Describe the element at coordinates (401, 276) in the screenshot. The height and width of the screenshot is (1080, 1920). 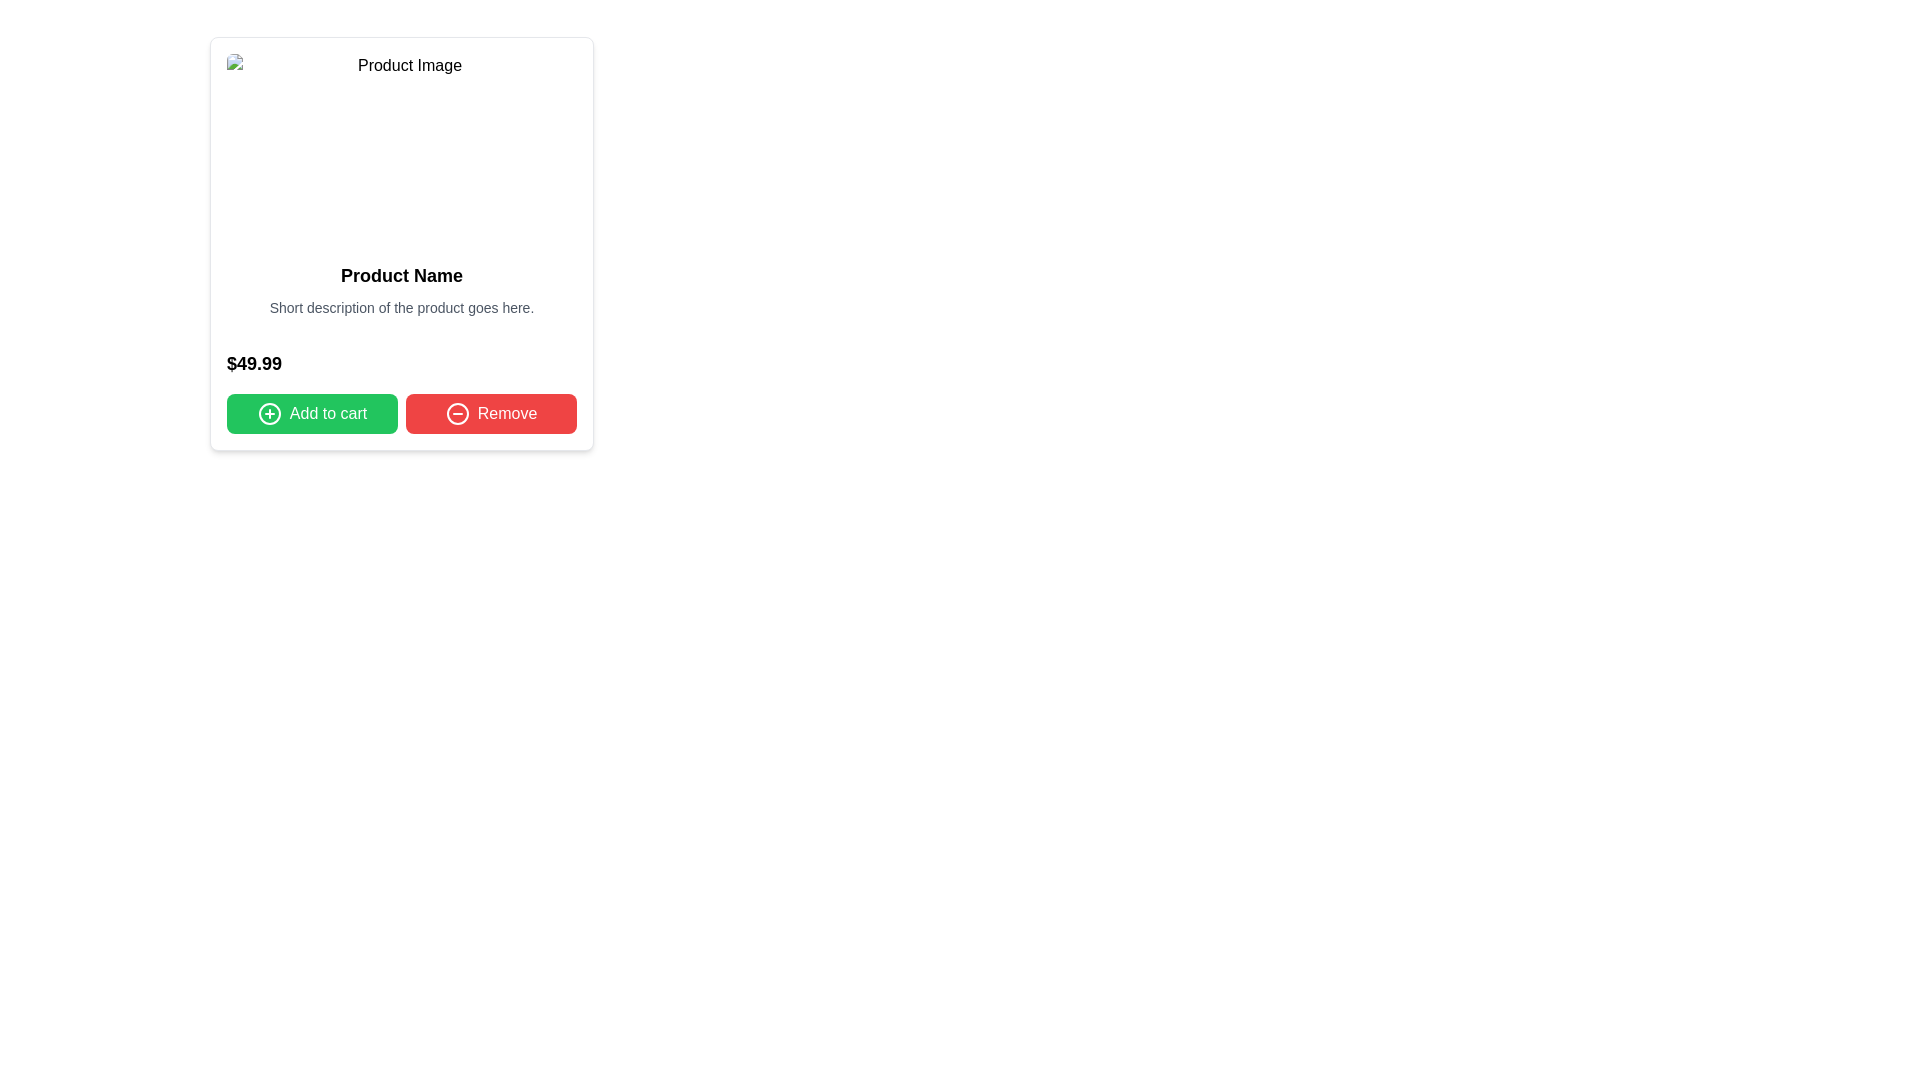
I see `the main title Text Label that identifies the product within the card interface, positioned near the upper half of the card` at that location.